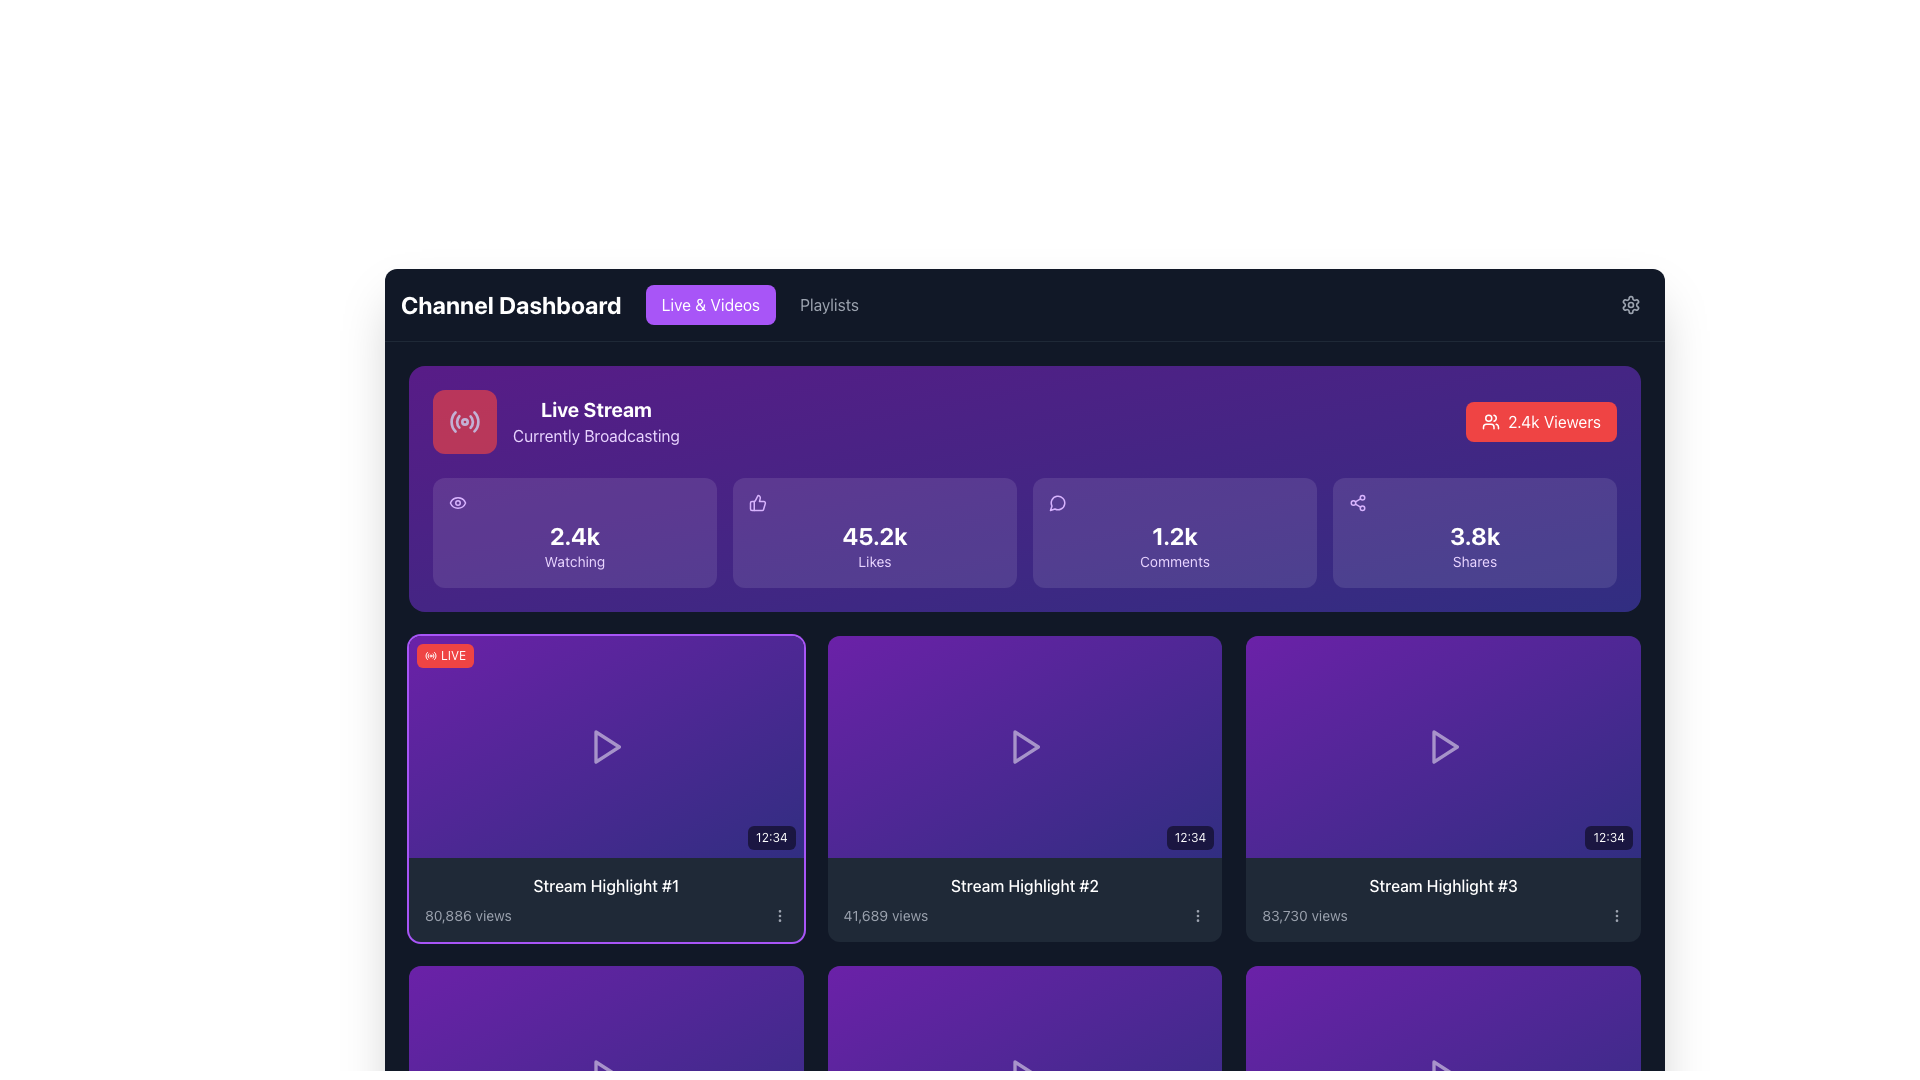 The image size is (1920, 1080). Describe the element at coordinates (778, 915) in the screenshot. I see `the vertical ellipsis button located in the bottom-right corner of the 'Stream Highlight #1' card` at that location.